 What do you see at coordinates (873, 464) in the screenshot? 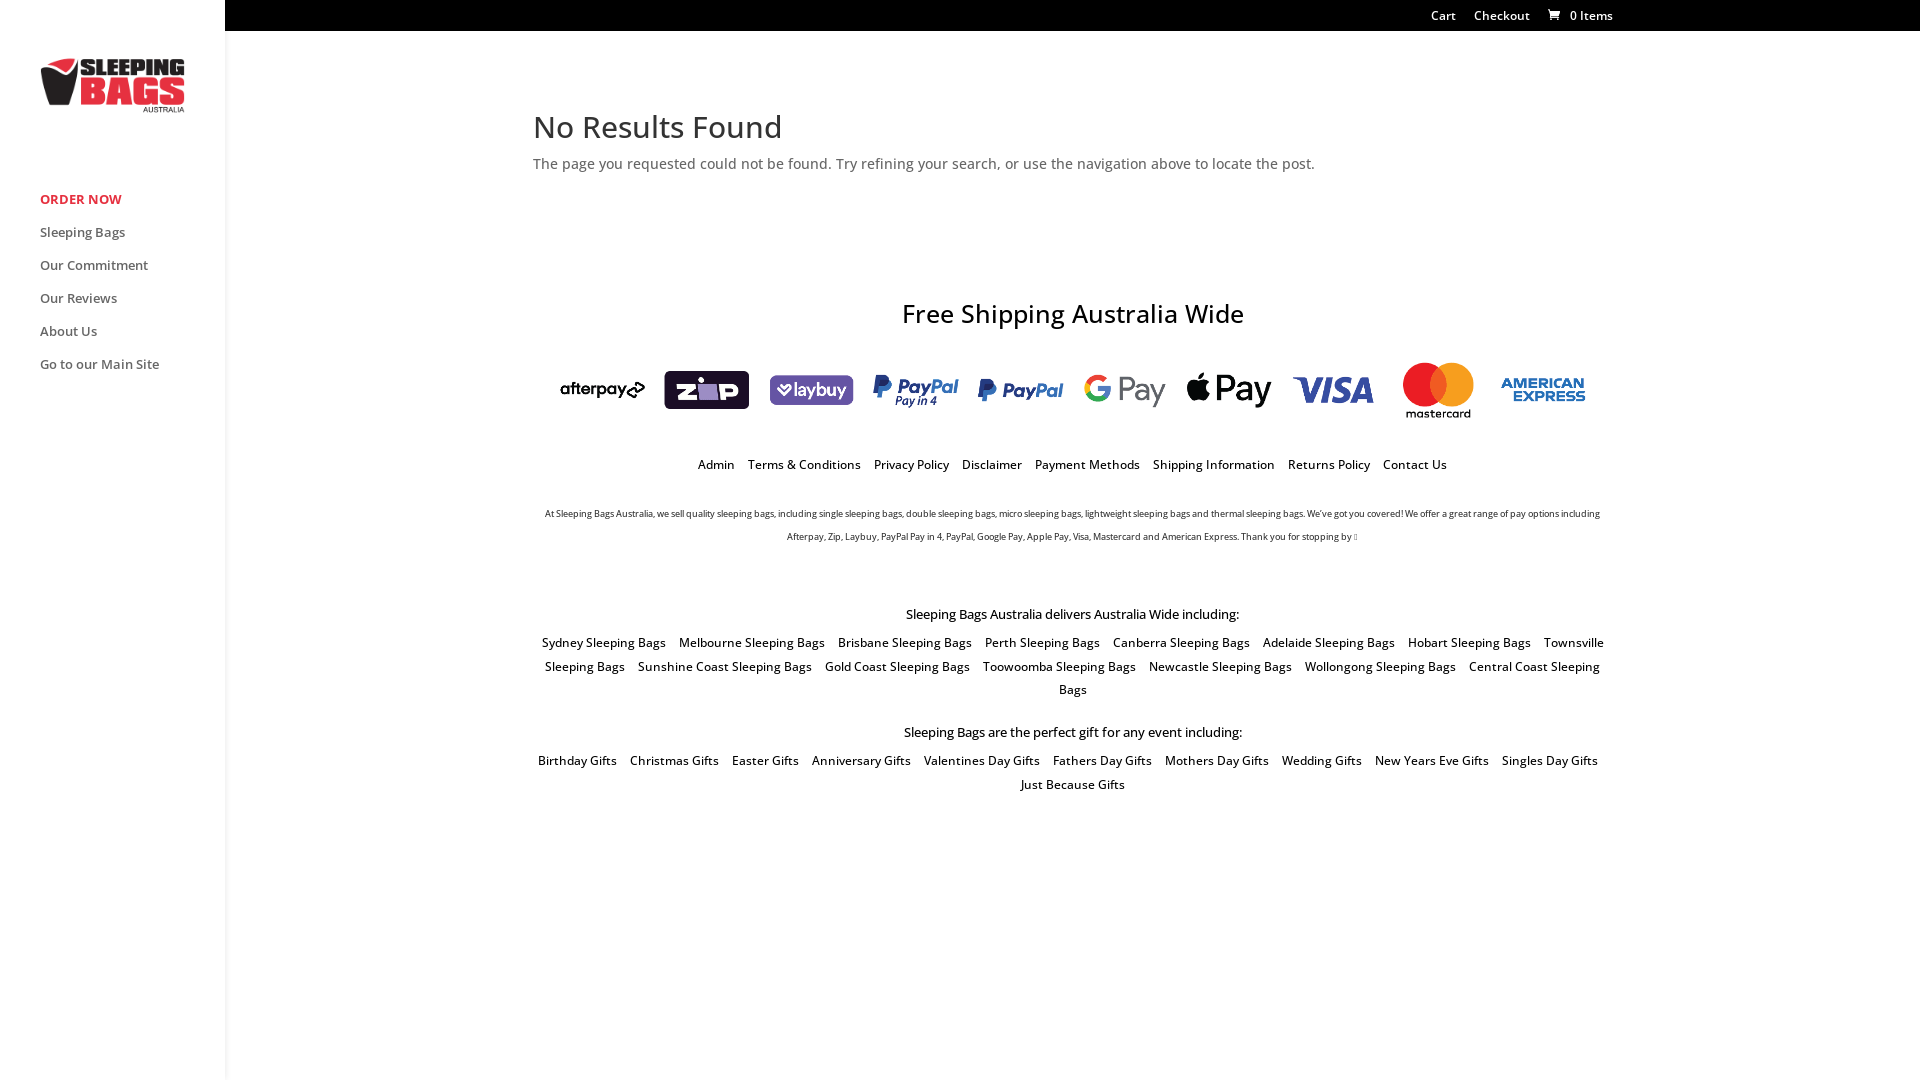
I see `'Privacy Policy'` at bounding box center [873, 464].